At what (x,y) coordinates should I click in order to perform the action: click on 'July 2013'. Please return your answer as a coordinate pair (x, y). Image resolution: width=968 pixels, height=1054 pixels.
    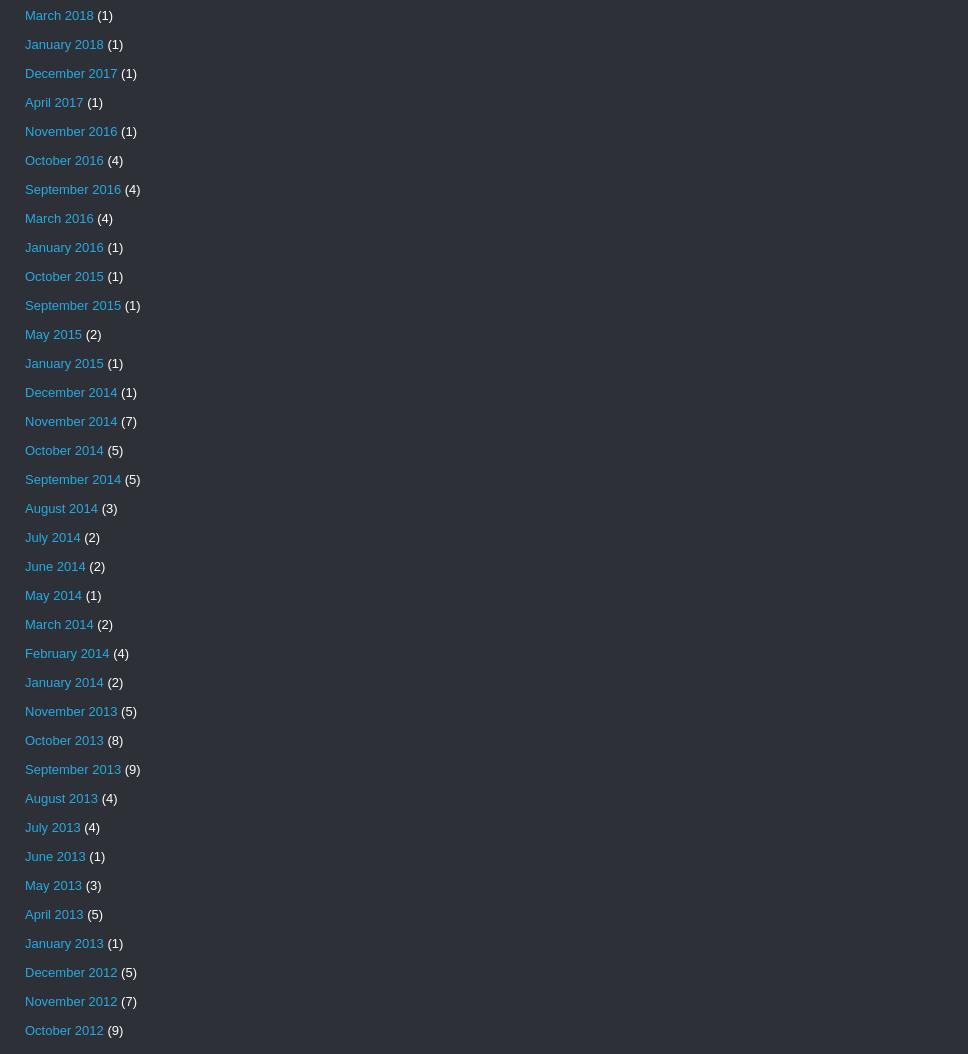
    Looking at the image, I should click on (51, 826).